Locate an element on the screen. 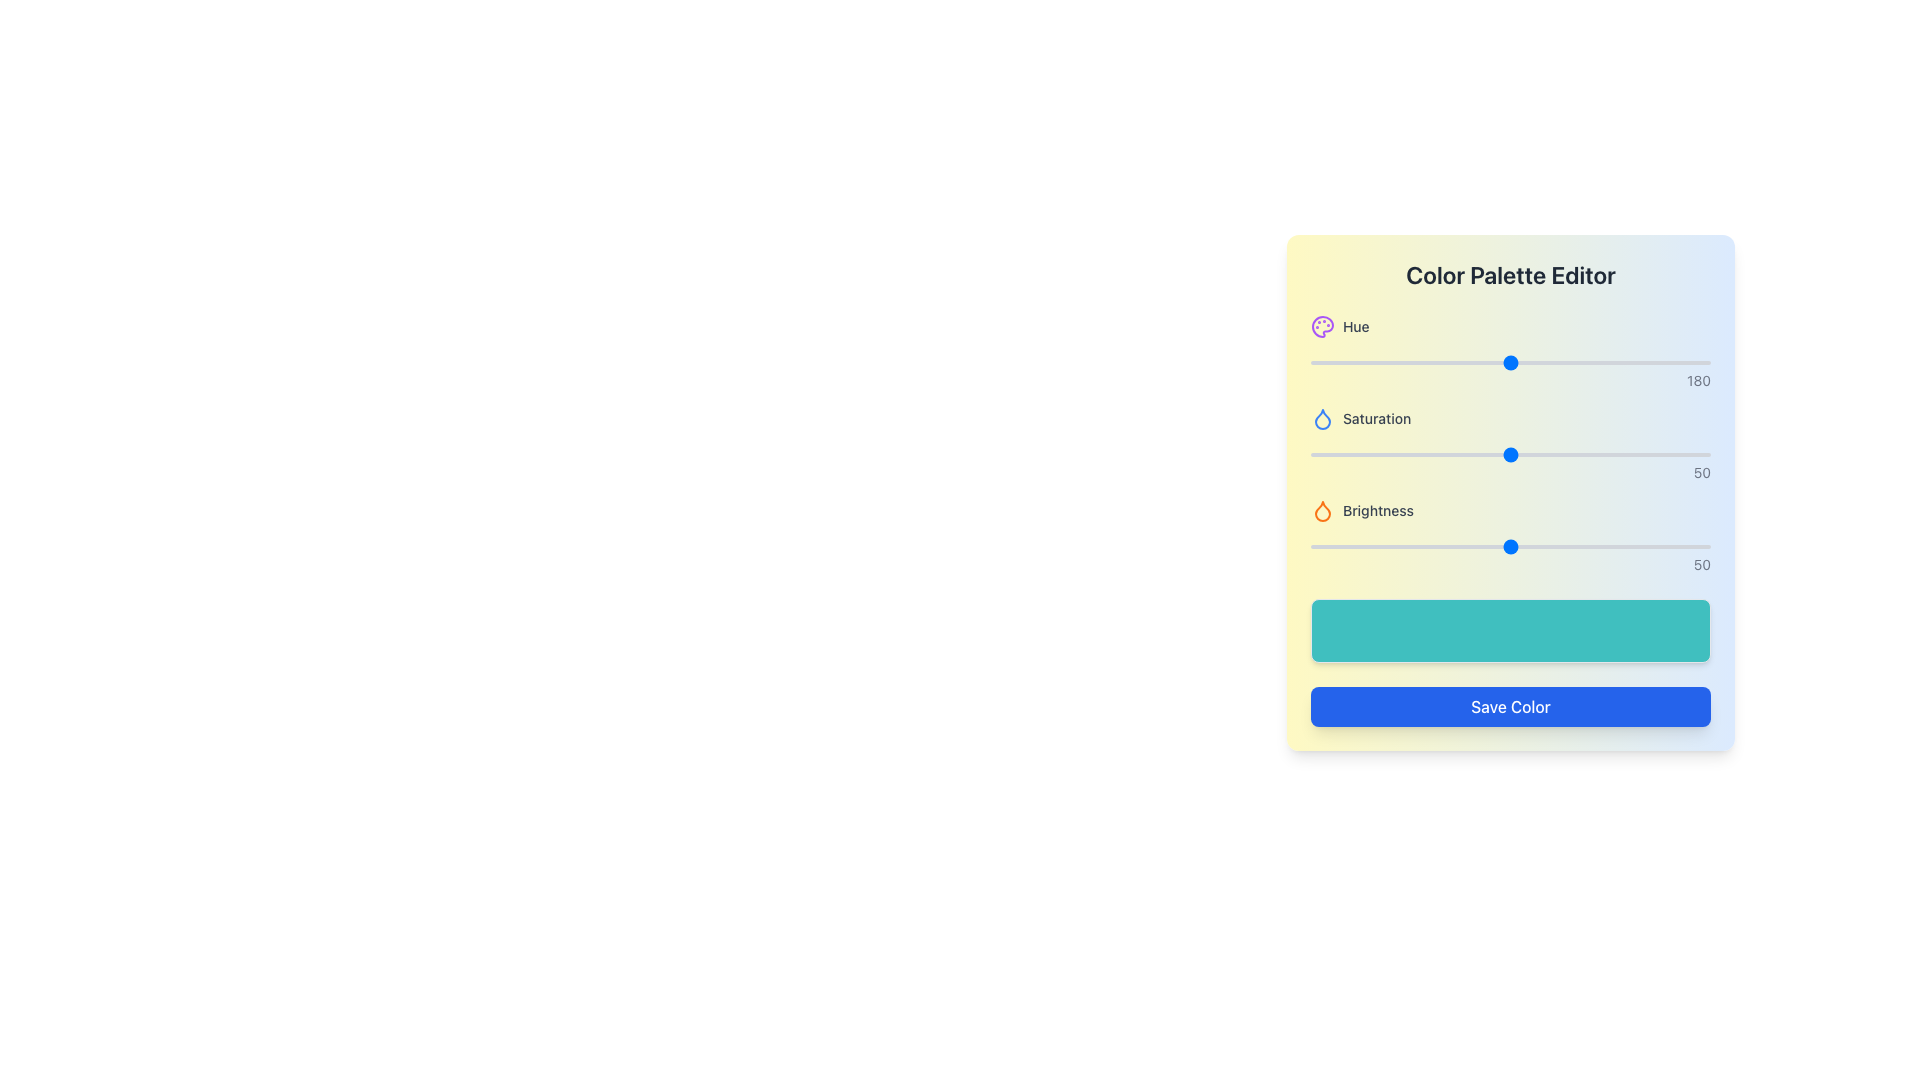  the hue control slider located in the 'Color Palette Editor' section, which is the first of three sliders and has a blue circular thumb indicating a value of 180 is located at coordinates (1511, 352).